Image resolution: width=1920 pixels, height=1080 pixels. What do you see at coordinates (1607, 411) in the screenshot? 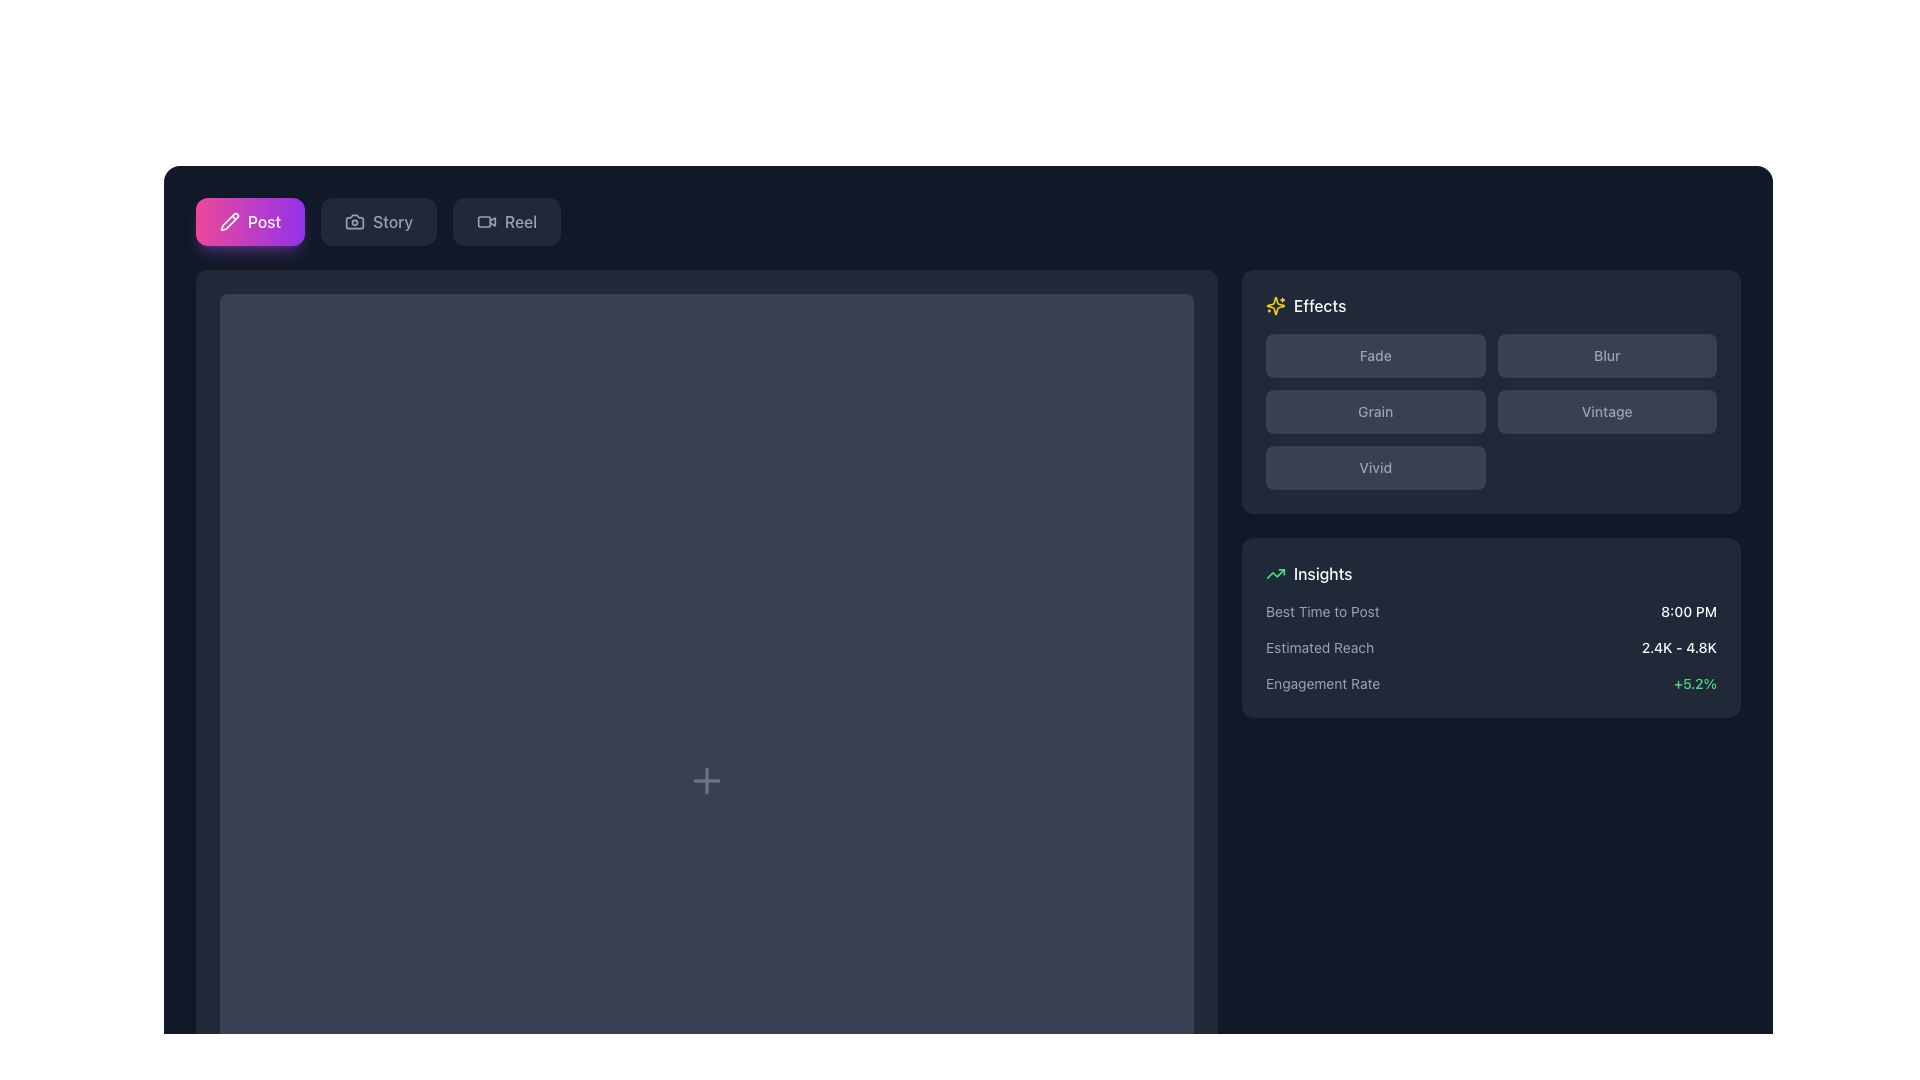
I see `the 'Vintage' button located in the bottom-right section of the 'Effects' panel to apply the effect` at bounding box center [1607, 411].